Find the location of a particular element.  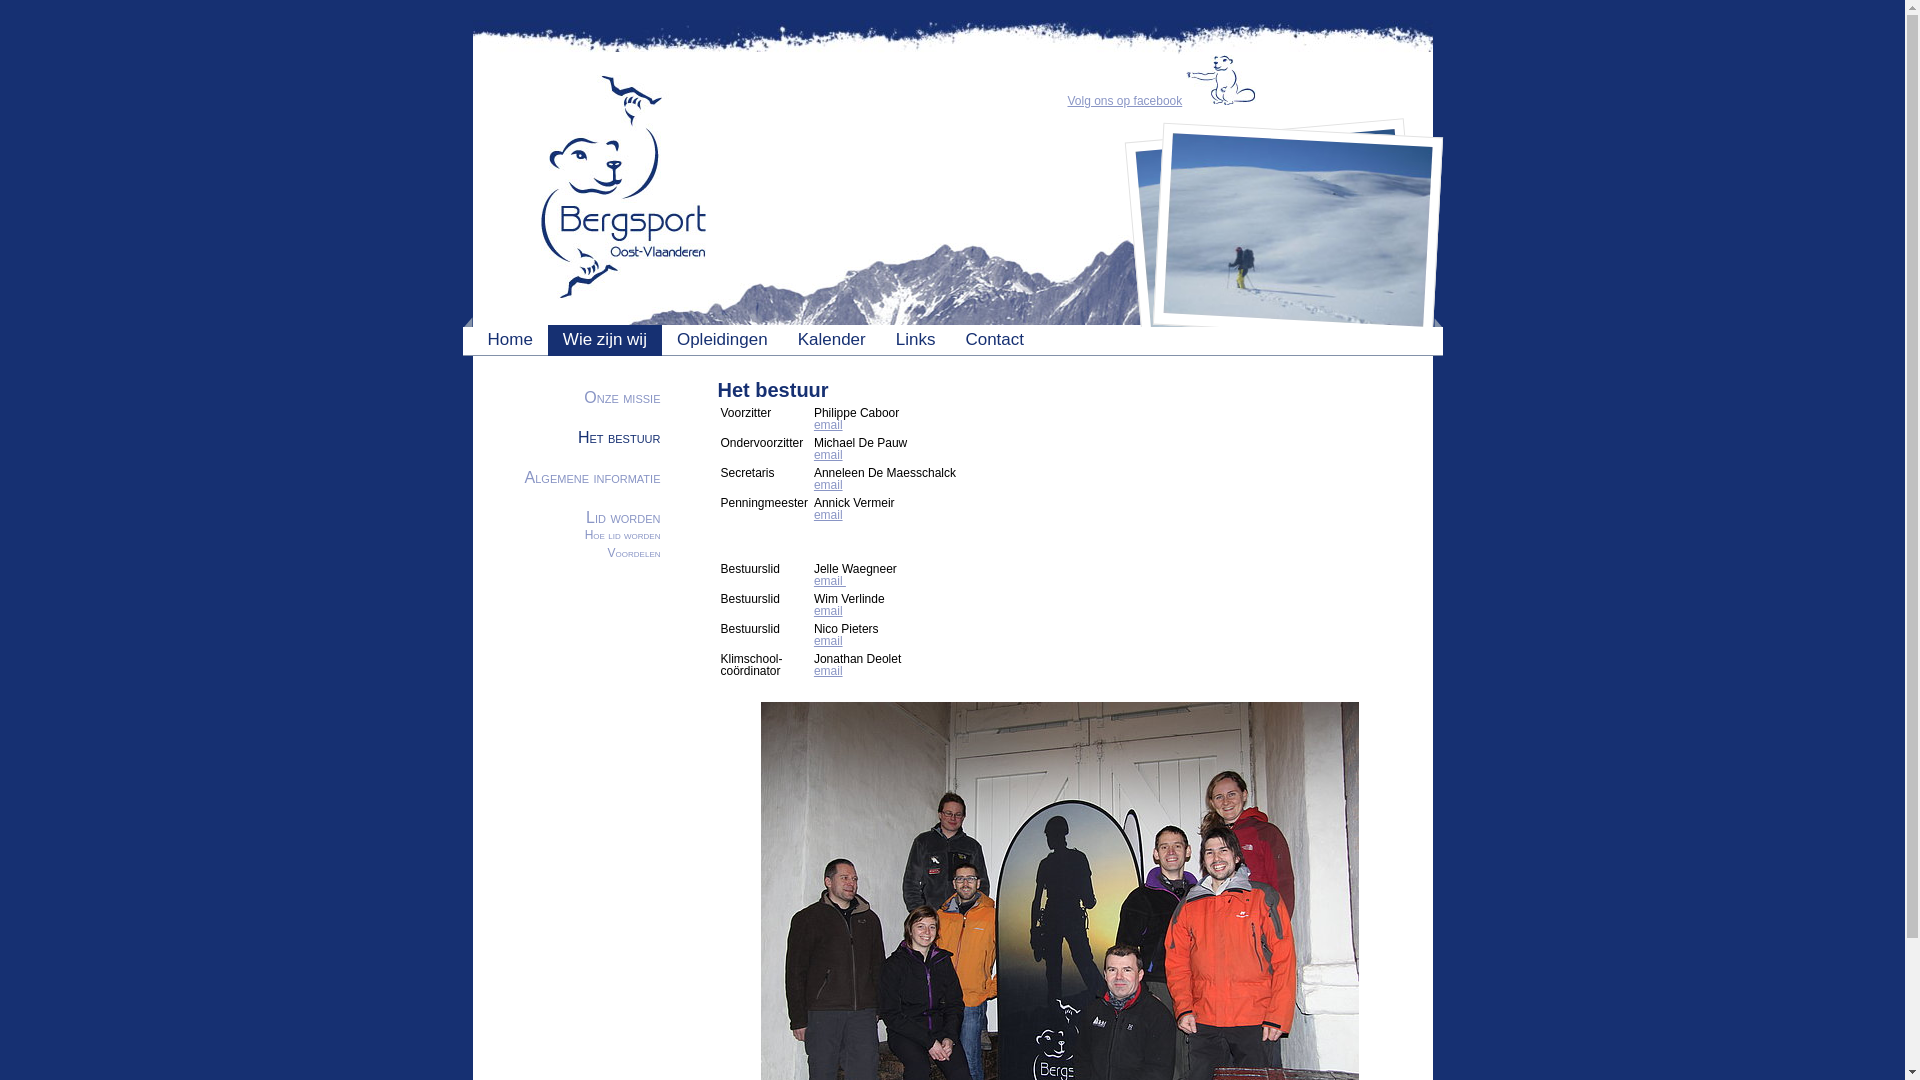

'Algemene informatie' is located at coordinates (592, 477).